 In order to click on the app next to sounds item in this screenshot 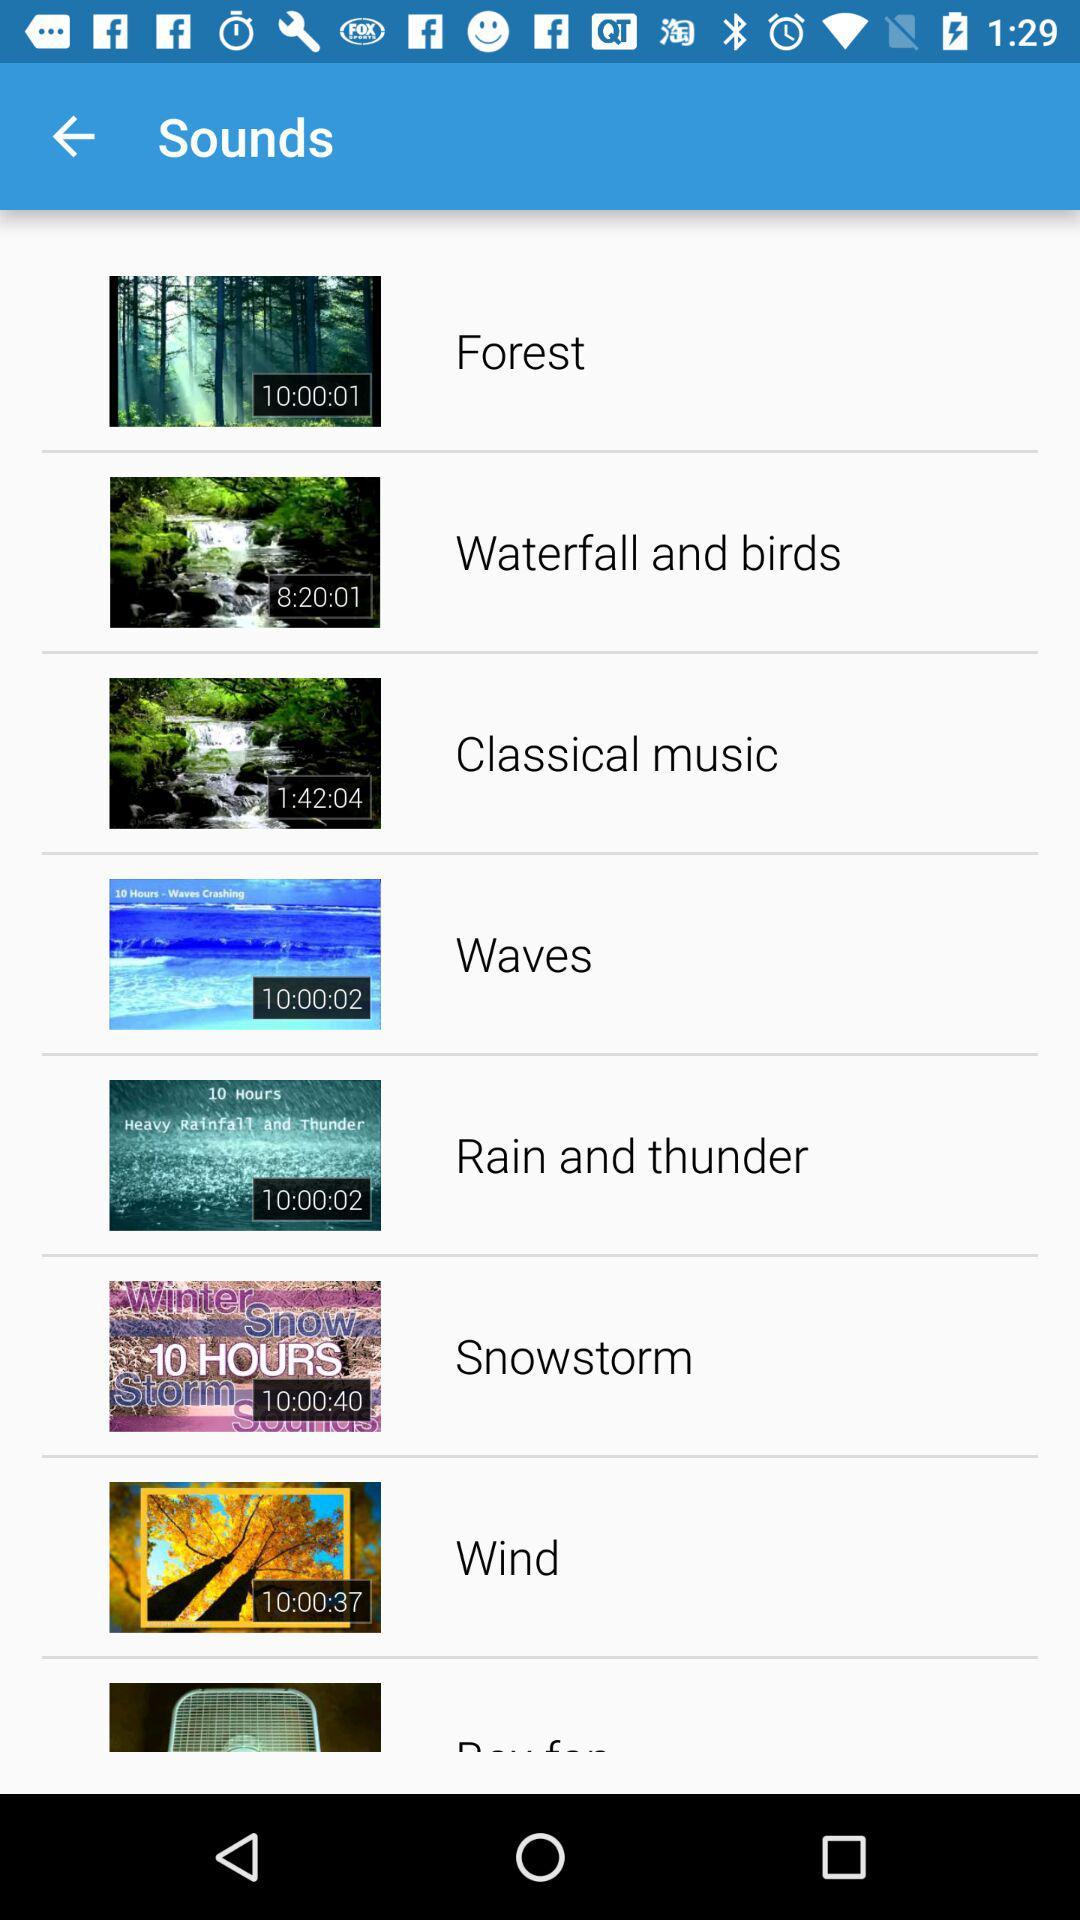, I will do `click(72, 135)`.